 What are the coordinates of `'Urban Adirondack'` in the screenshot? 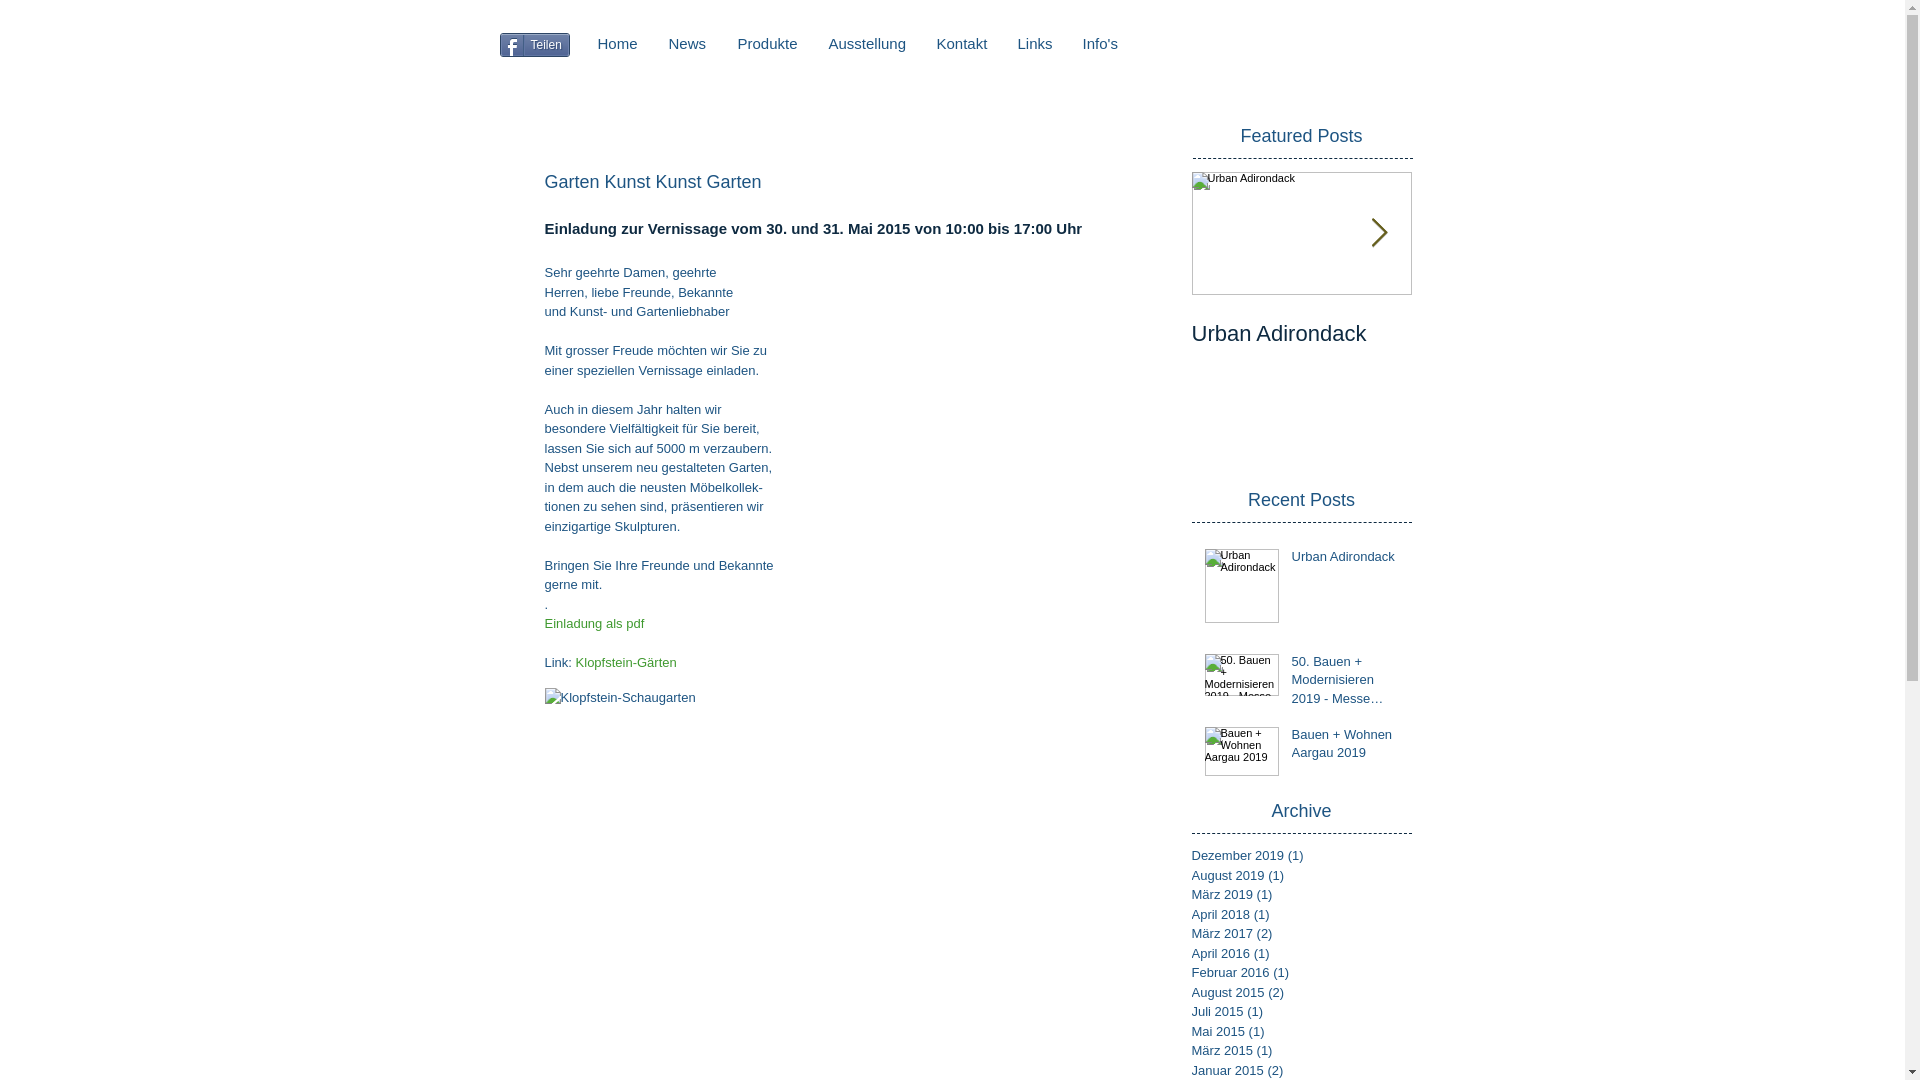 It's located at (1301, 333).